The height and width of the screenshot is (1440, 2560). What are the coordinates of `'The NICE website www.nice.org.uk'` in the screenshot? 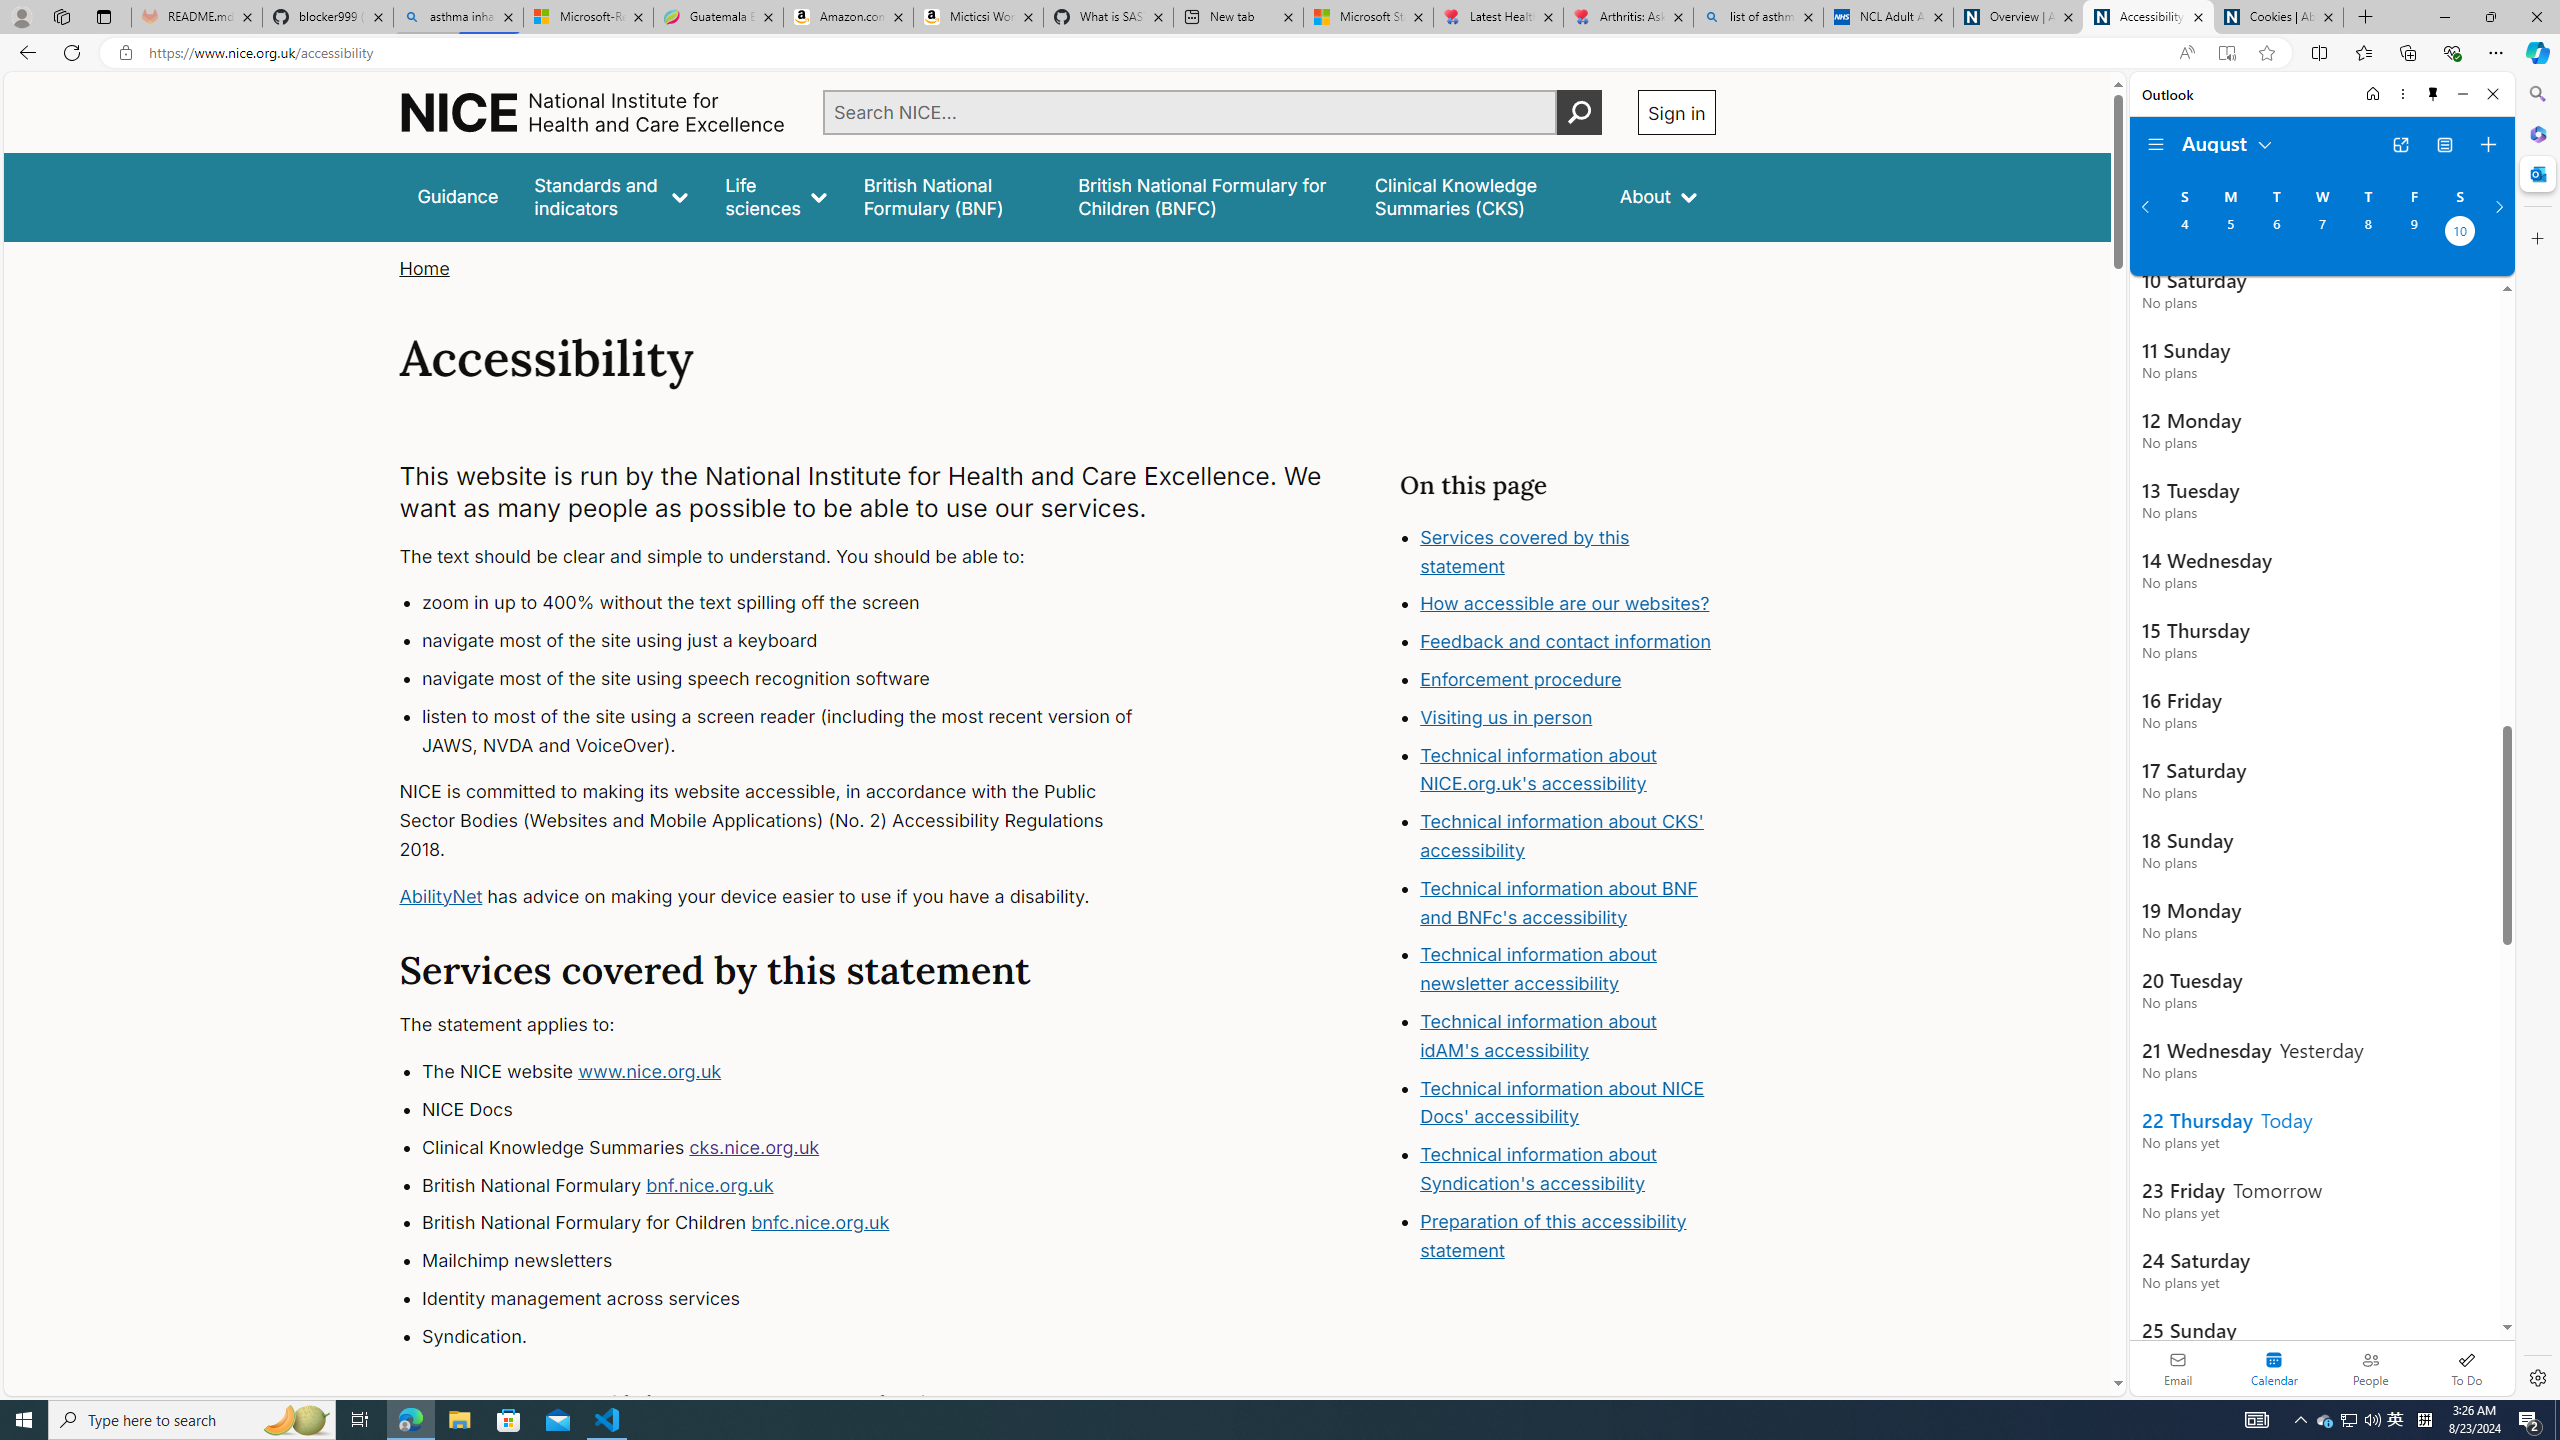 It's located at (795, 1072).